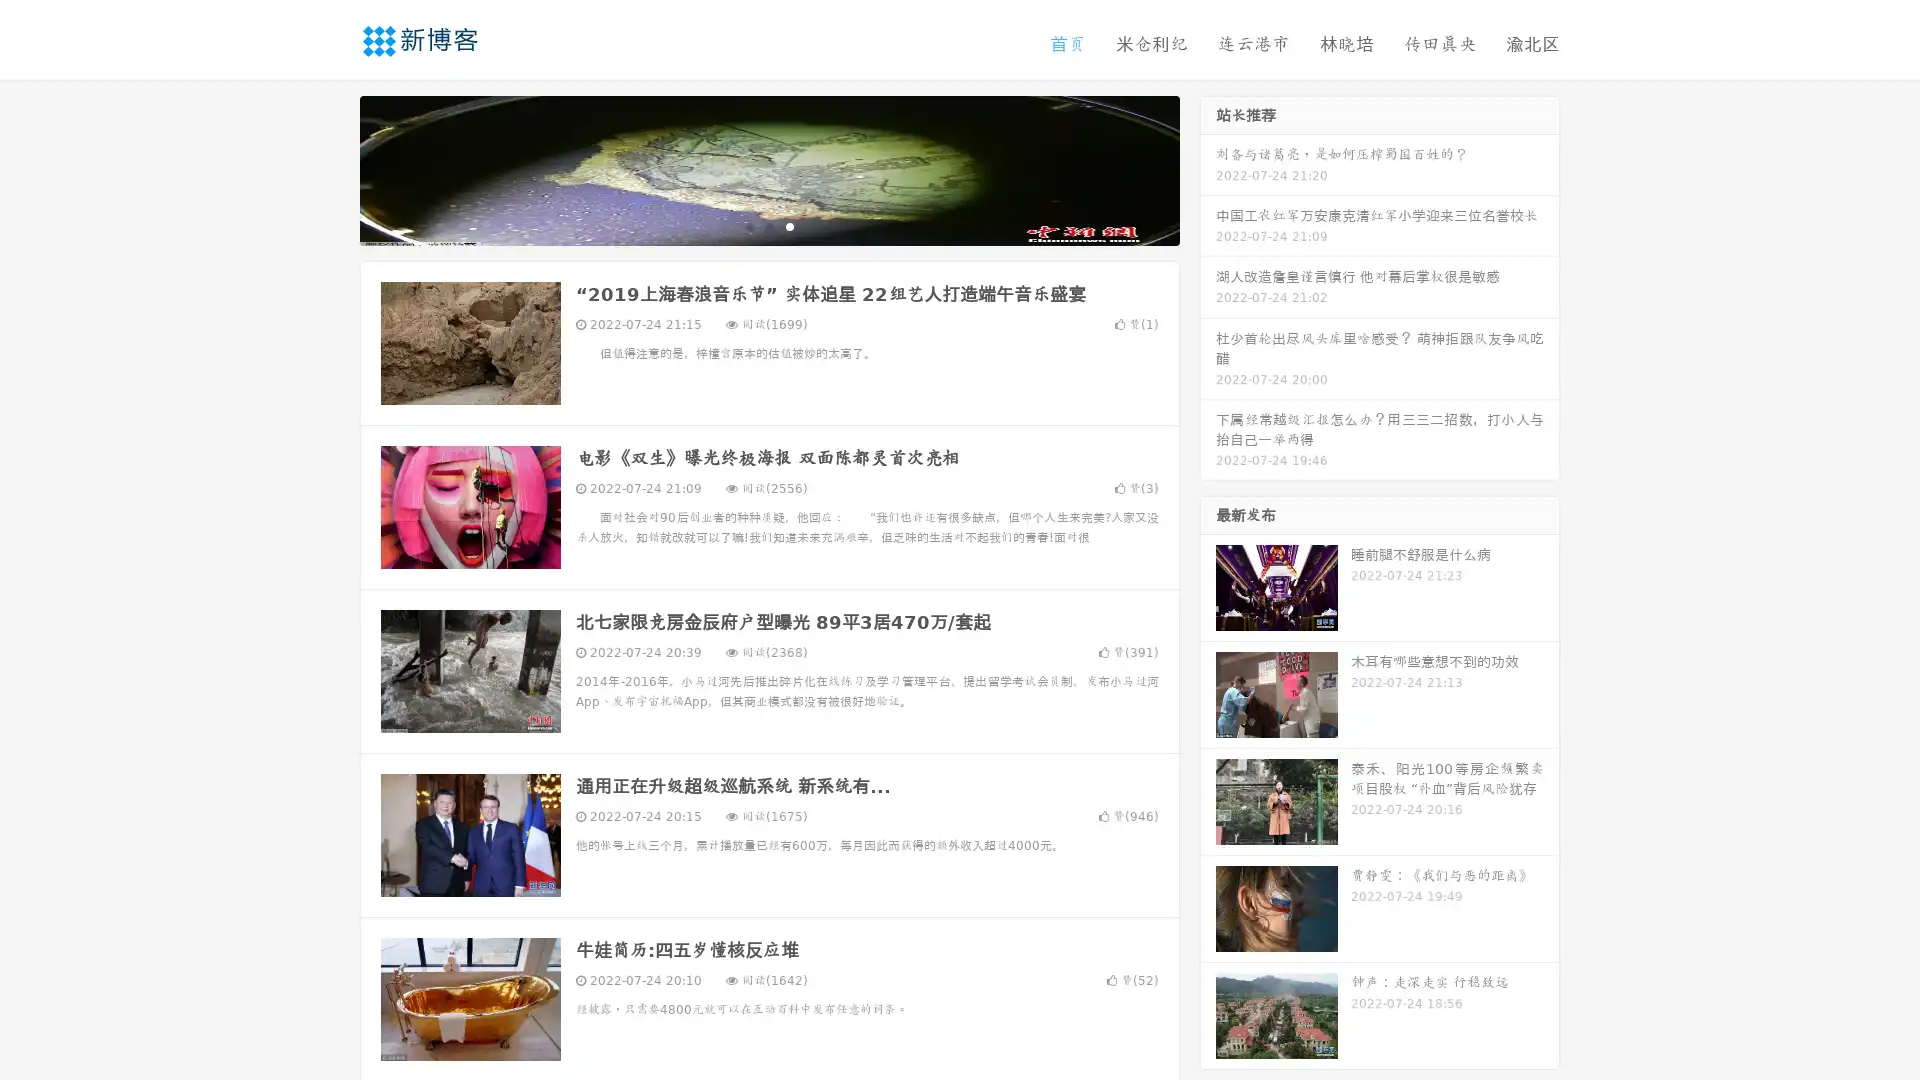 The height and width of the screenshot is (1080, 1920). I want to click on Previous slide, so click(330, 168).